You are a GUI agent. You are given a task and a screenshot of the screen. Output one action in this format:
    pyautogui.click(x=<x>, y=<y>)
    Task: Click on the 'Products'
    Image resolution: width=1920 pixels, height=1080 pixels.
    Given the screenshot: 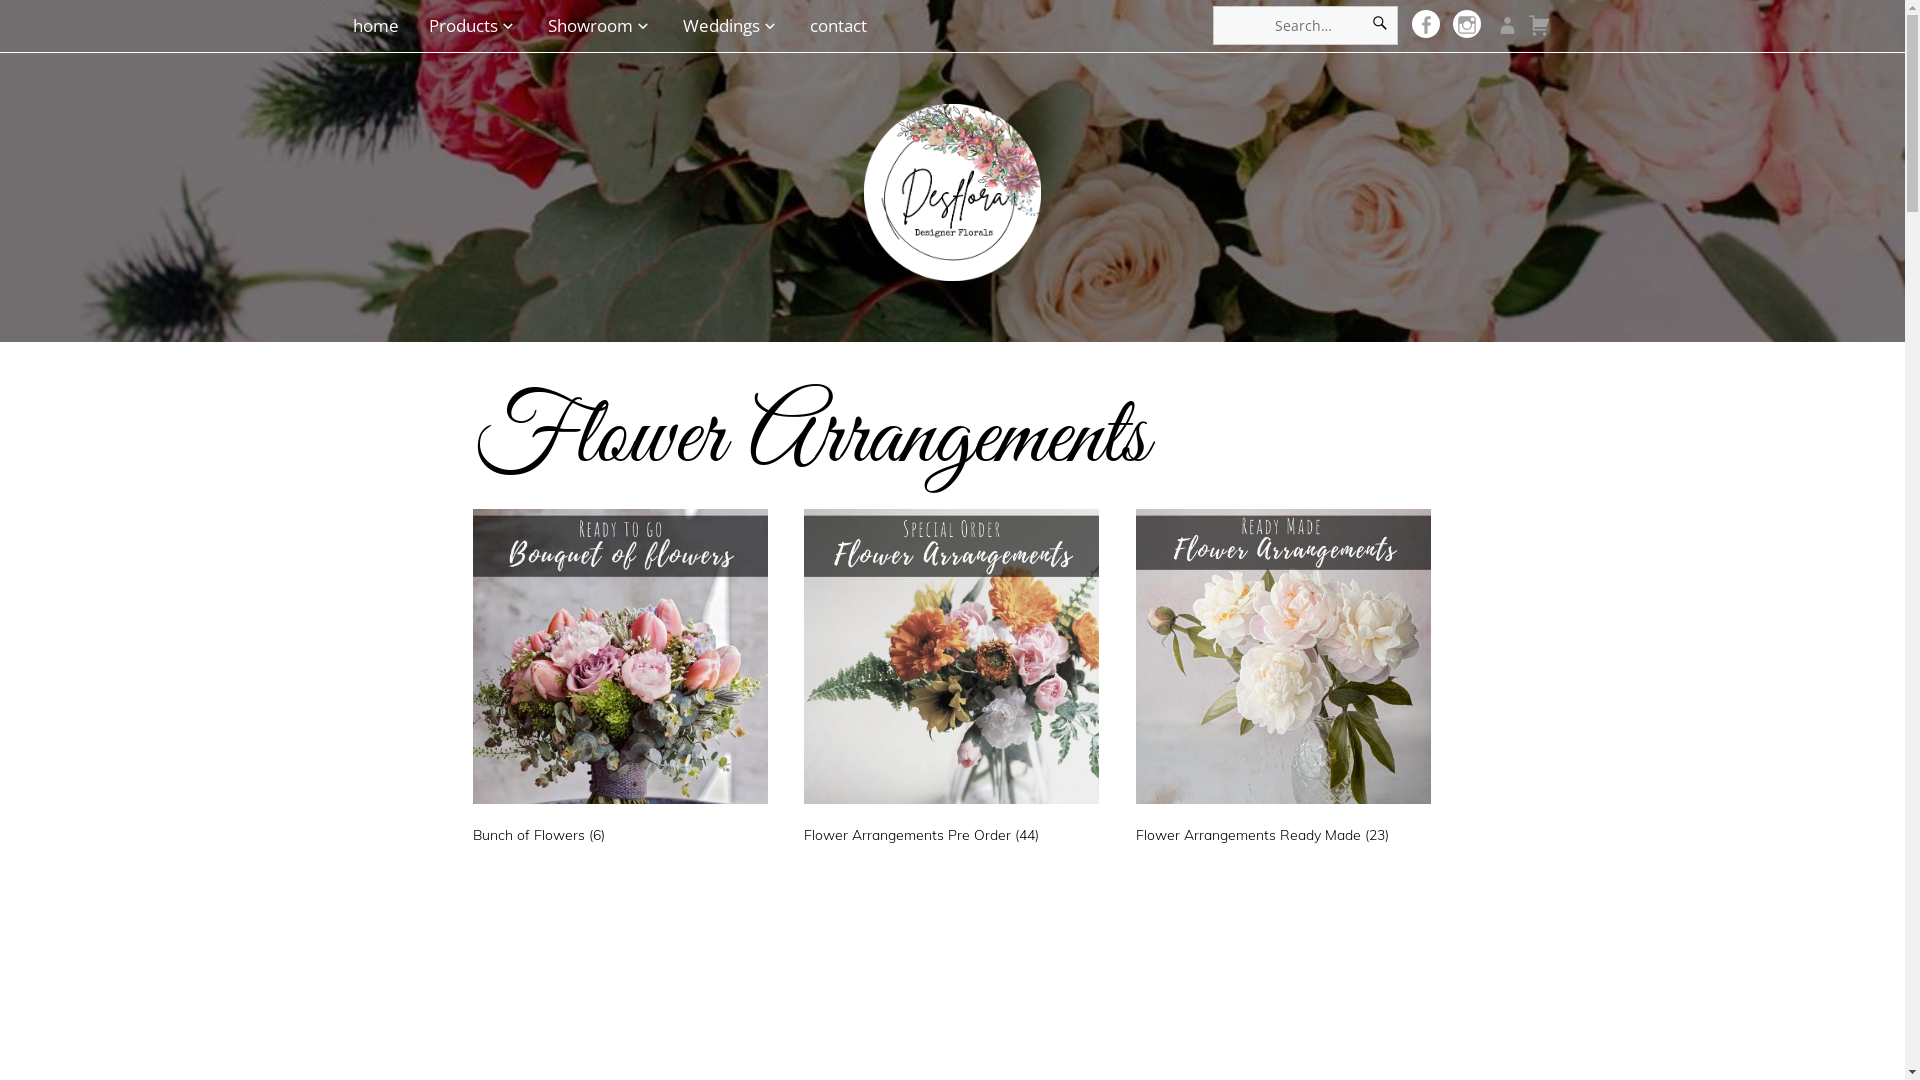 What is the action you would take?
    pyautogui.click(x=472, y=25)
    